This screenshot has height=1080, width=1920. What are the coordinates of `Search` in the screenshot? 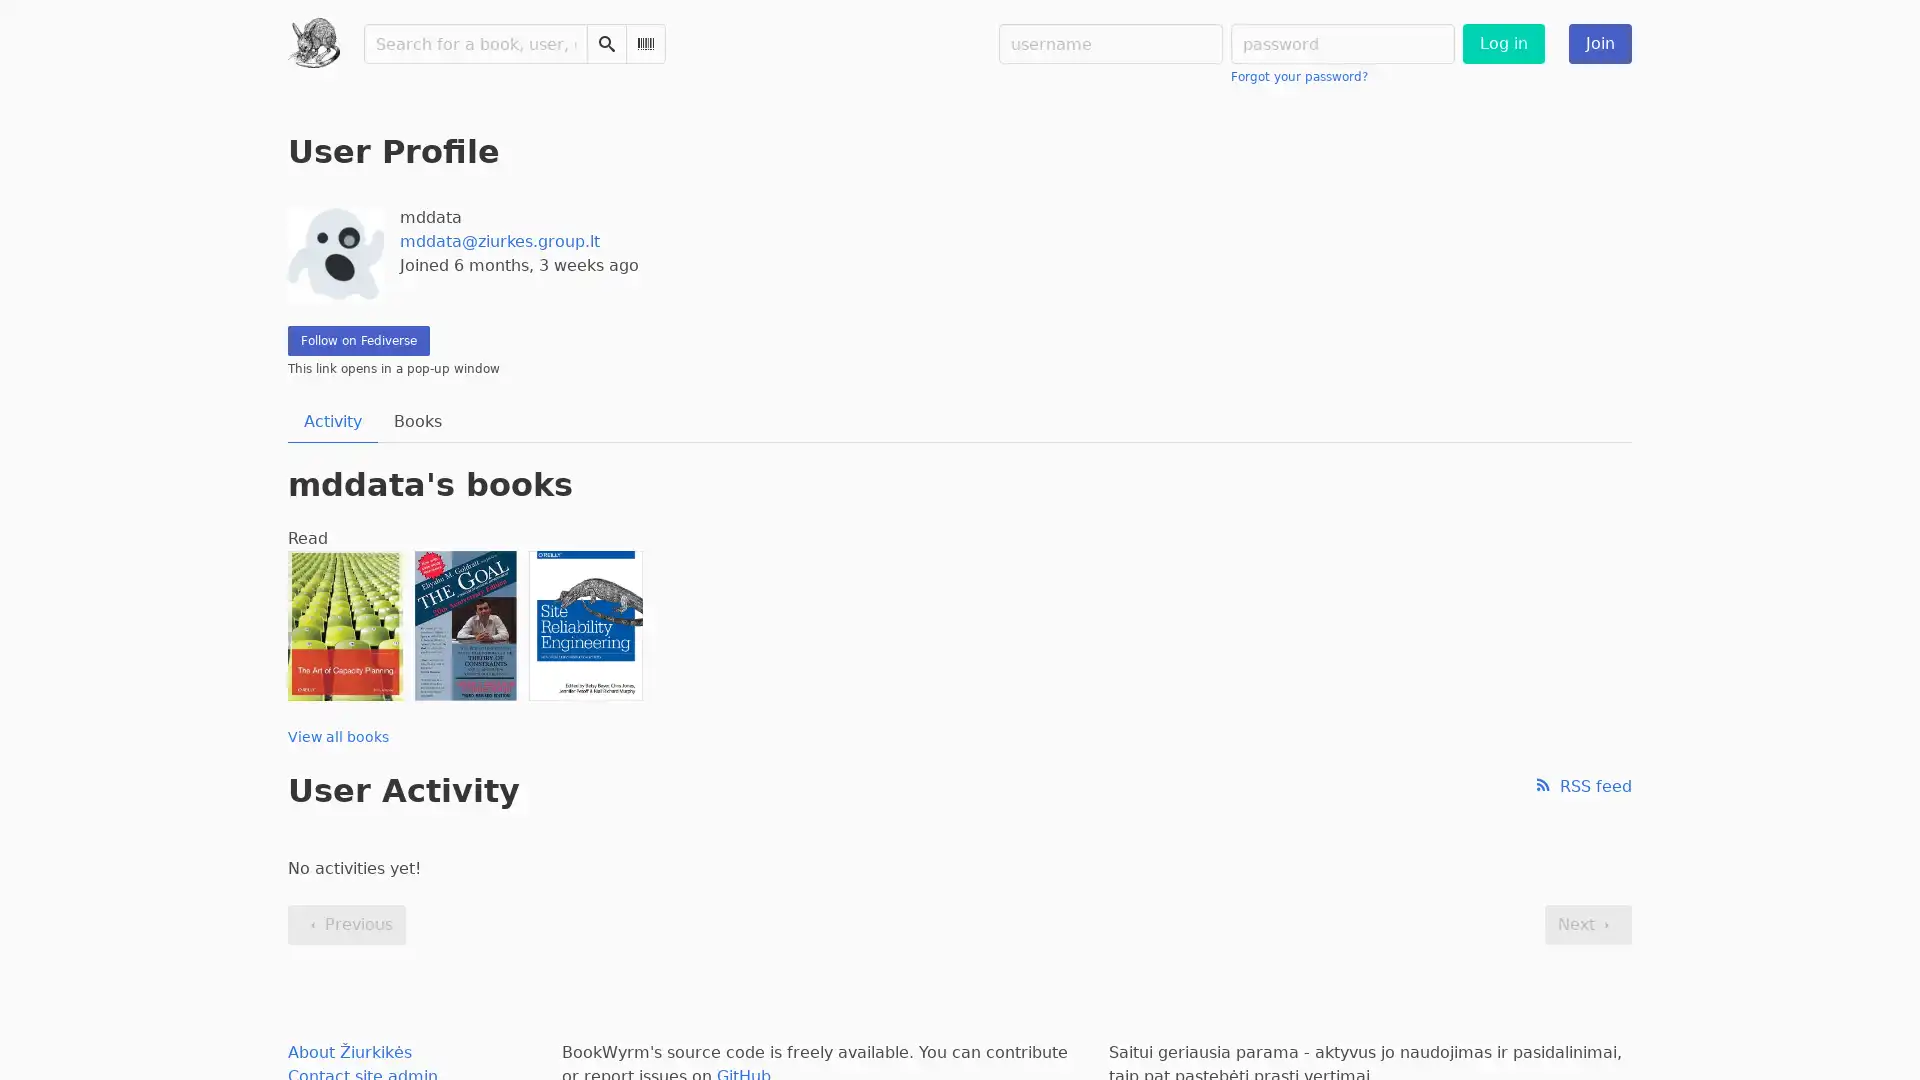 It's located at (604, 43).